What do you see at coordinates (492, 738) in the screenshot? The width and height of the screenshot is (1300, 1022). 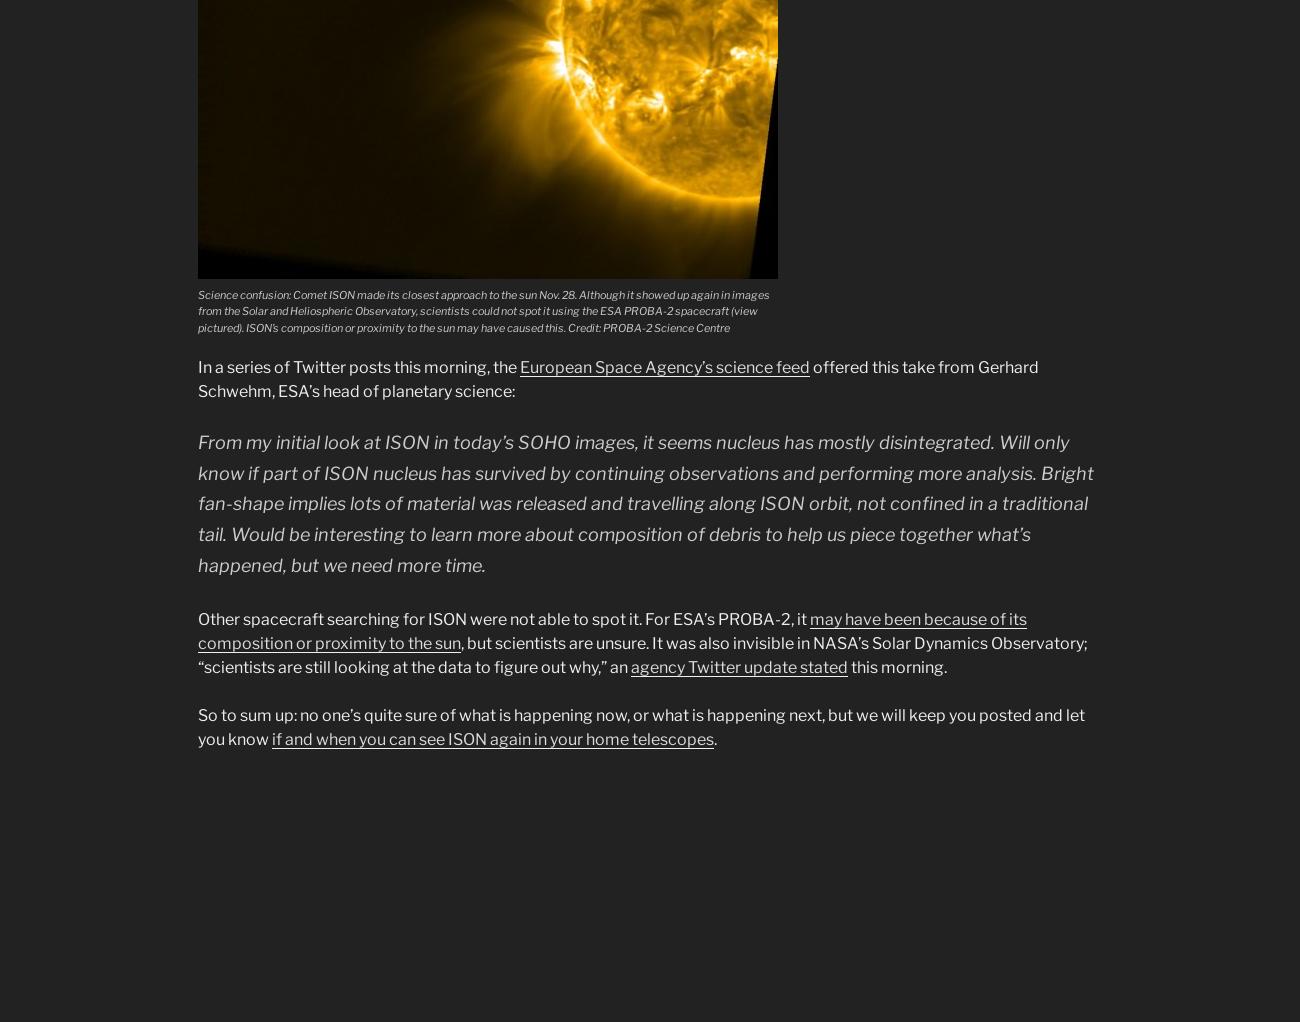 I see `'if and when you can see ISON again in your home telescopes'` at bounding box center [492, 738].